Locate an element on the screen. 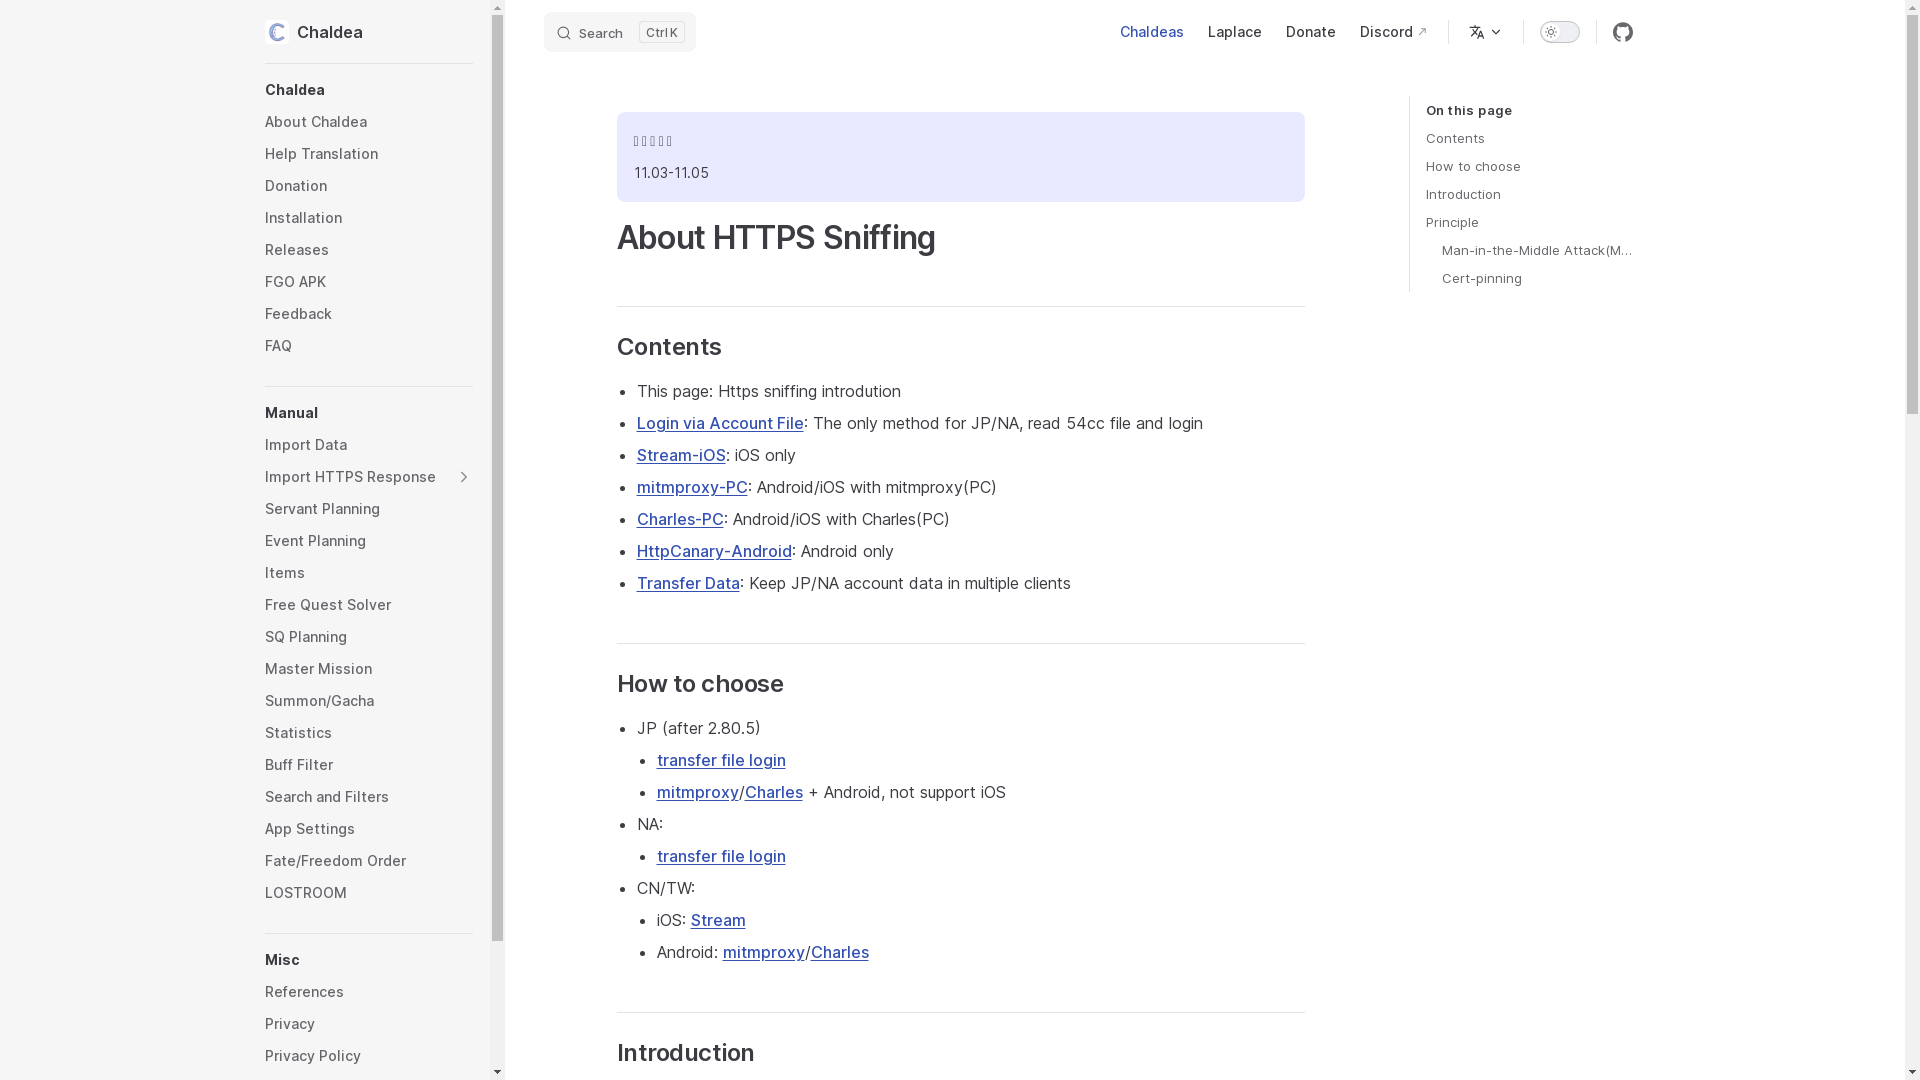  'Login via Account File' is located at coordinates (719, 422).